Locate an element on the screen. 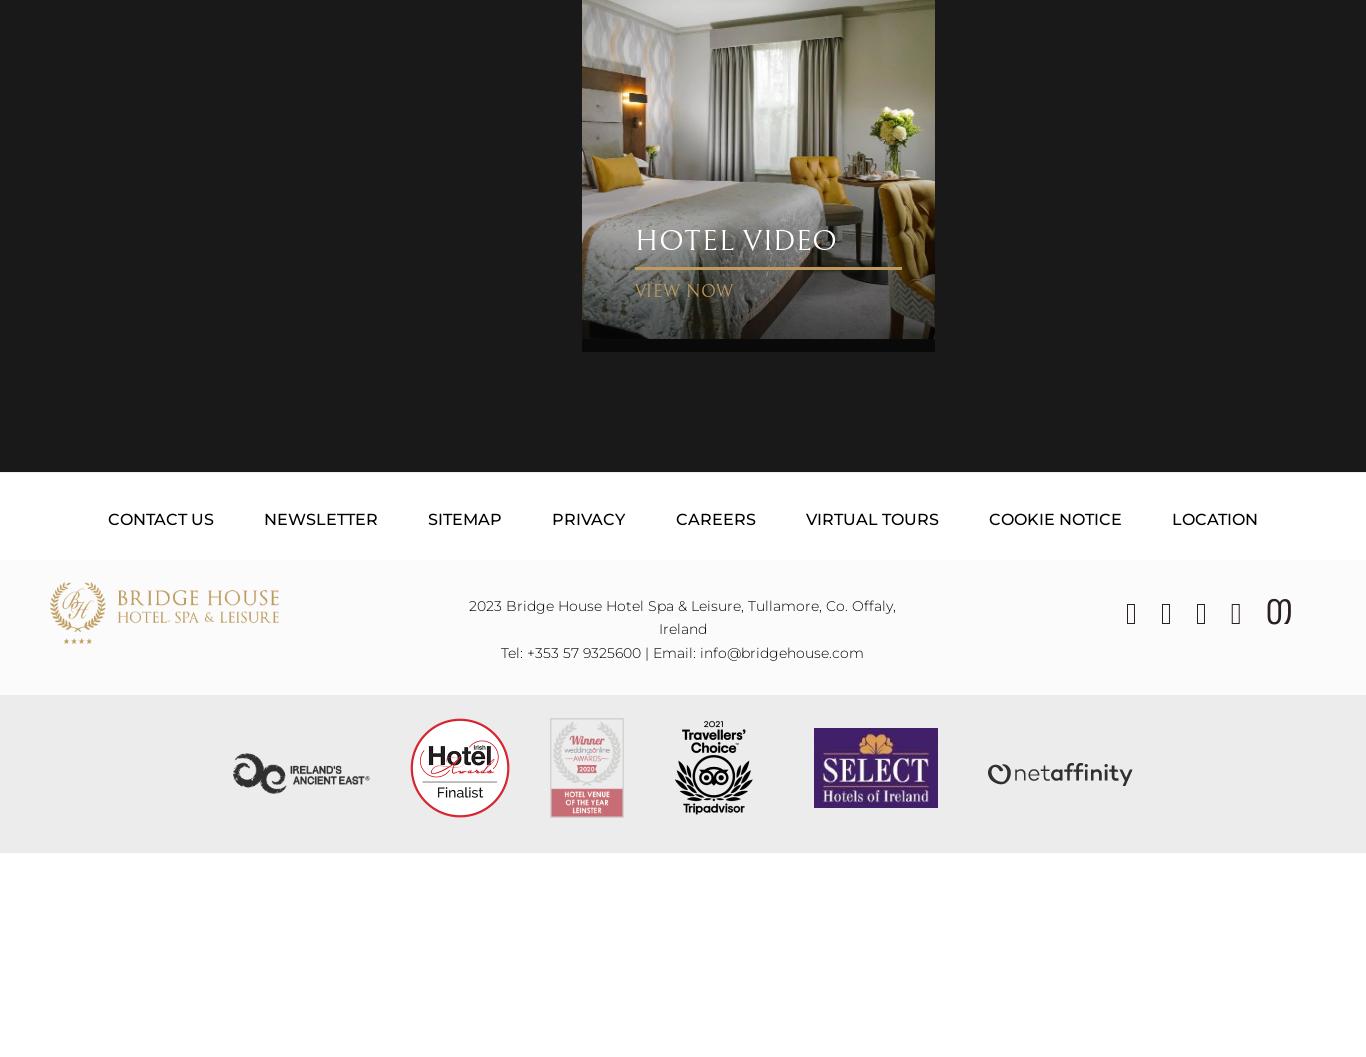  'Hotel Video' is located at coordinates (736, 239).